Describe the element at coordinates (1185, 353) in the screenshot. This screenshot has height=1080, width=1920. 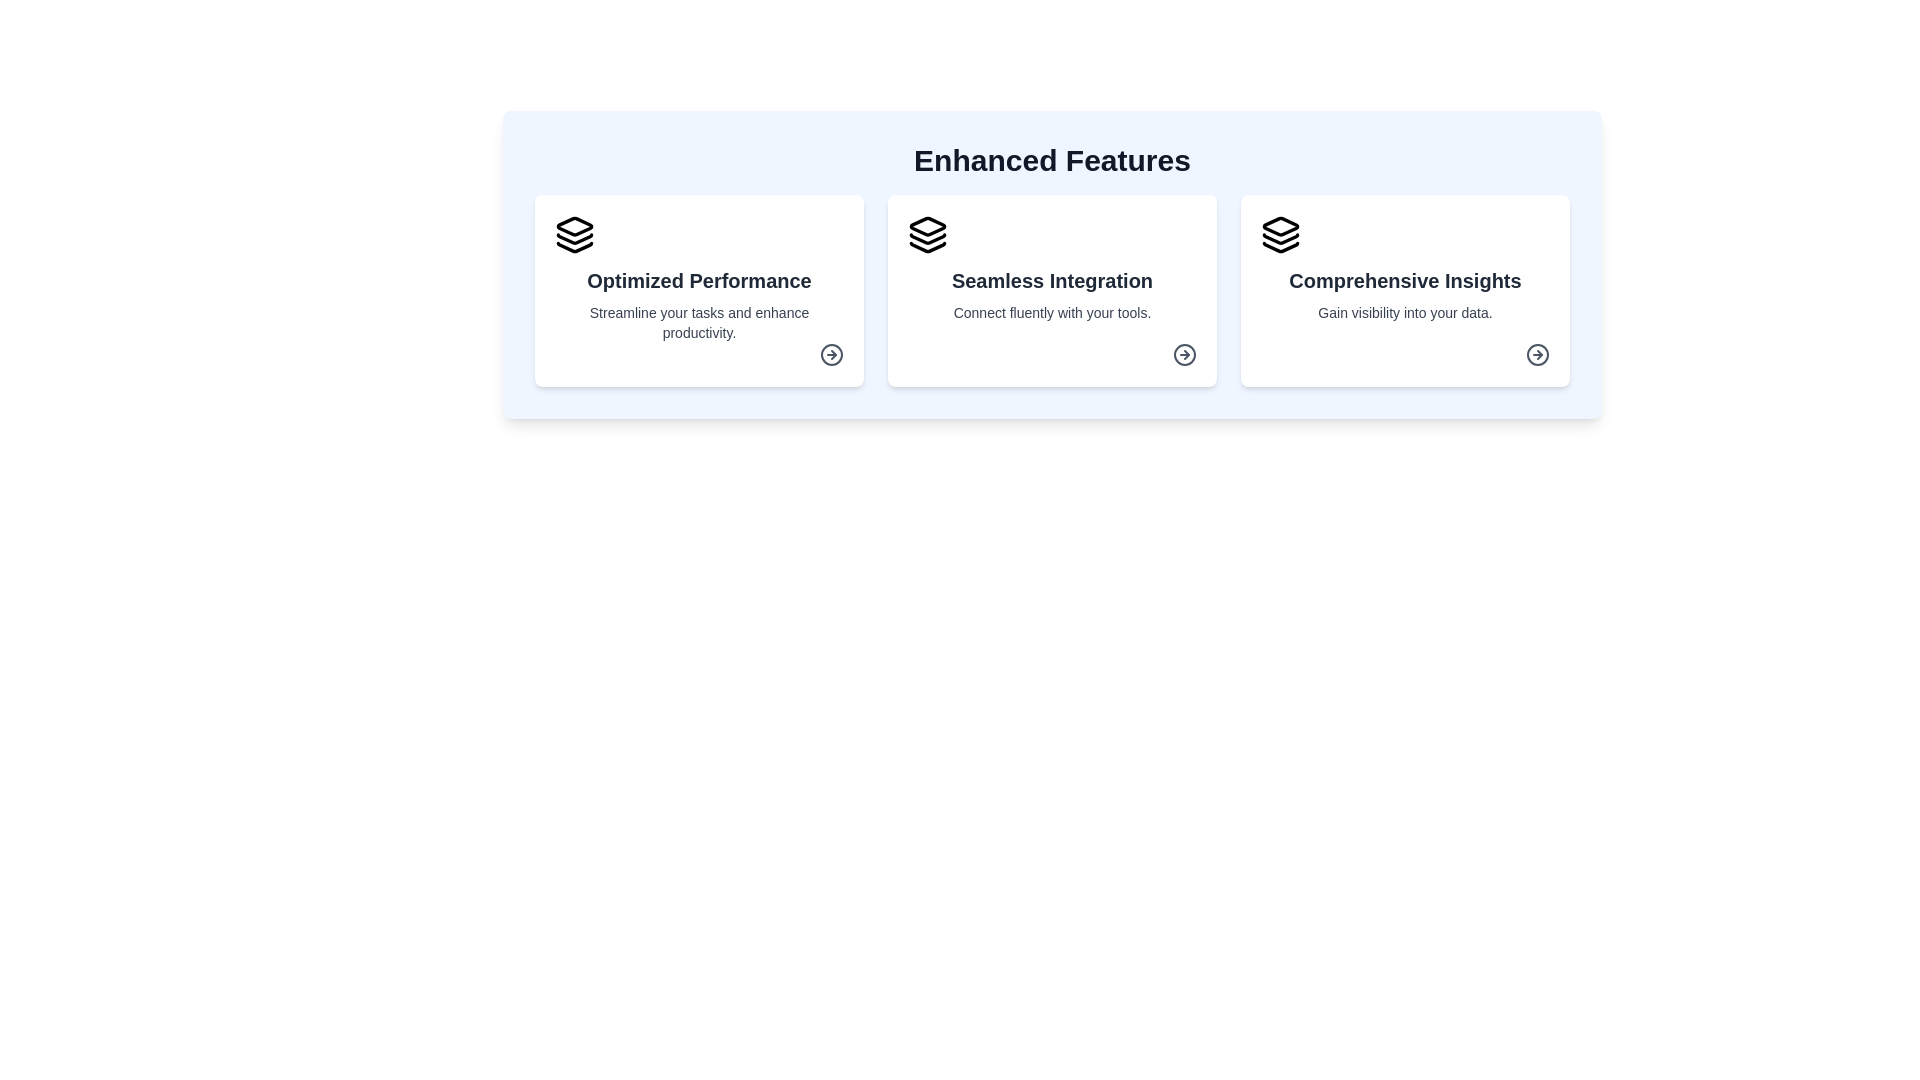
I see `the circular button-like icon with a rightward-pointing arrow at its center, located at the bottom-right corner of the 'Seamless Integration' card in the 'Enhanced Features' section` at that location.